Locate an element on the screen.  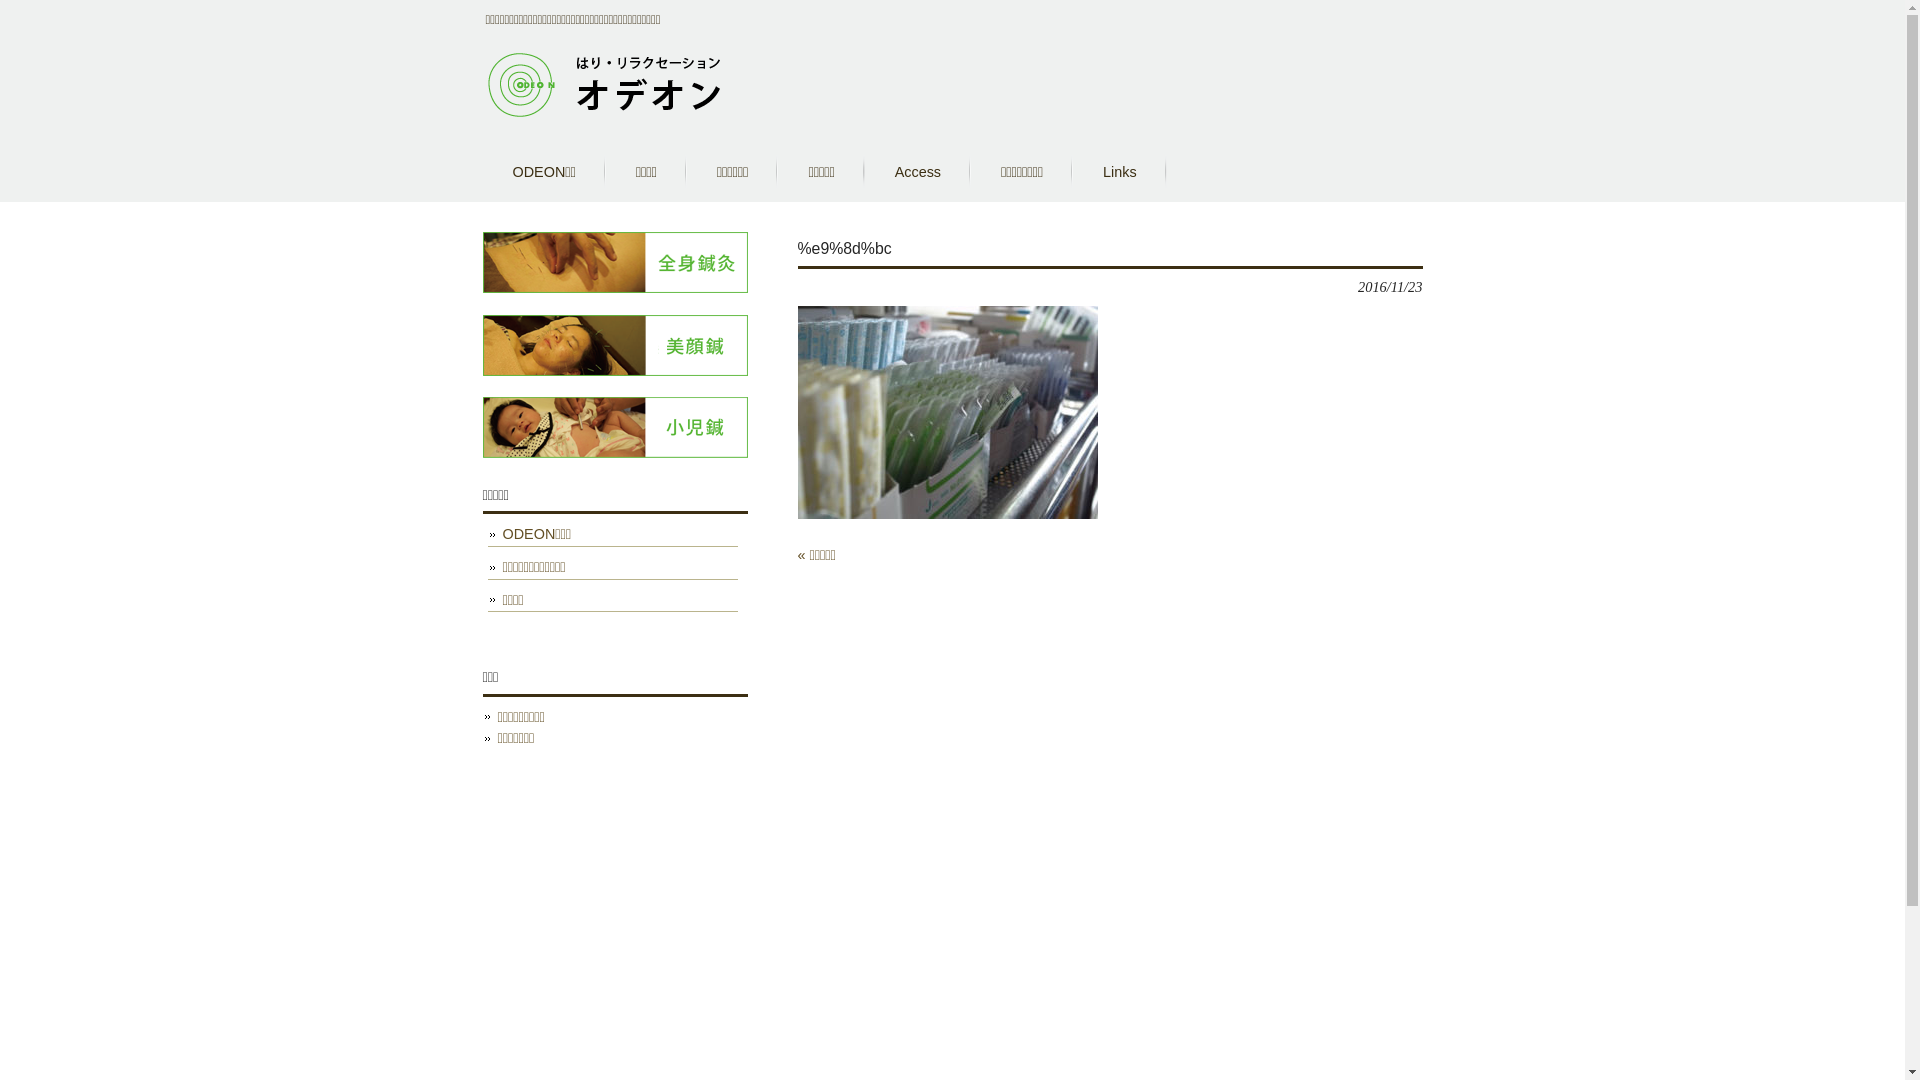
'Access' is located at coordinates (916, 171).